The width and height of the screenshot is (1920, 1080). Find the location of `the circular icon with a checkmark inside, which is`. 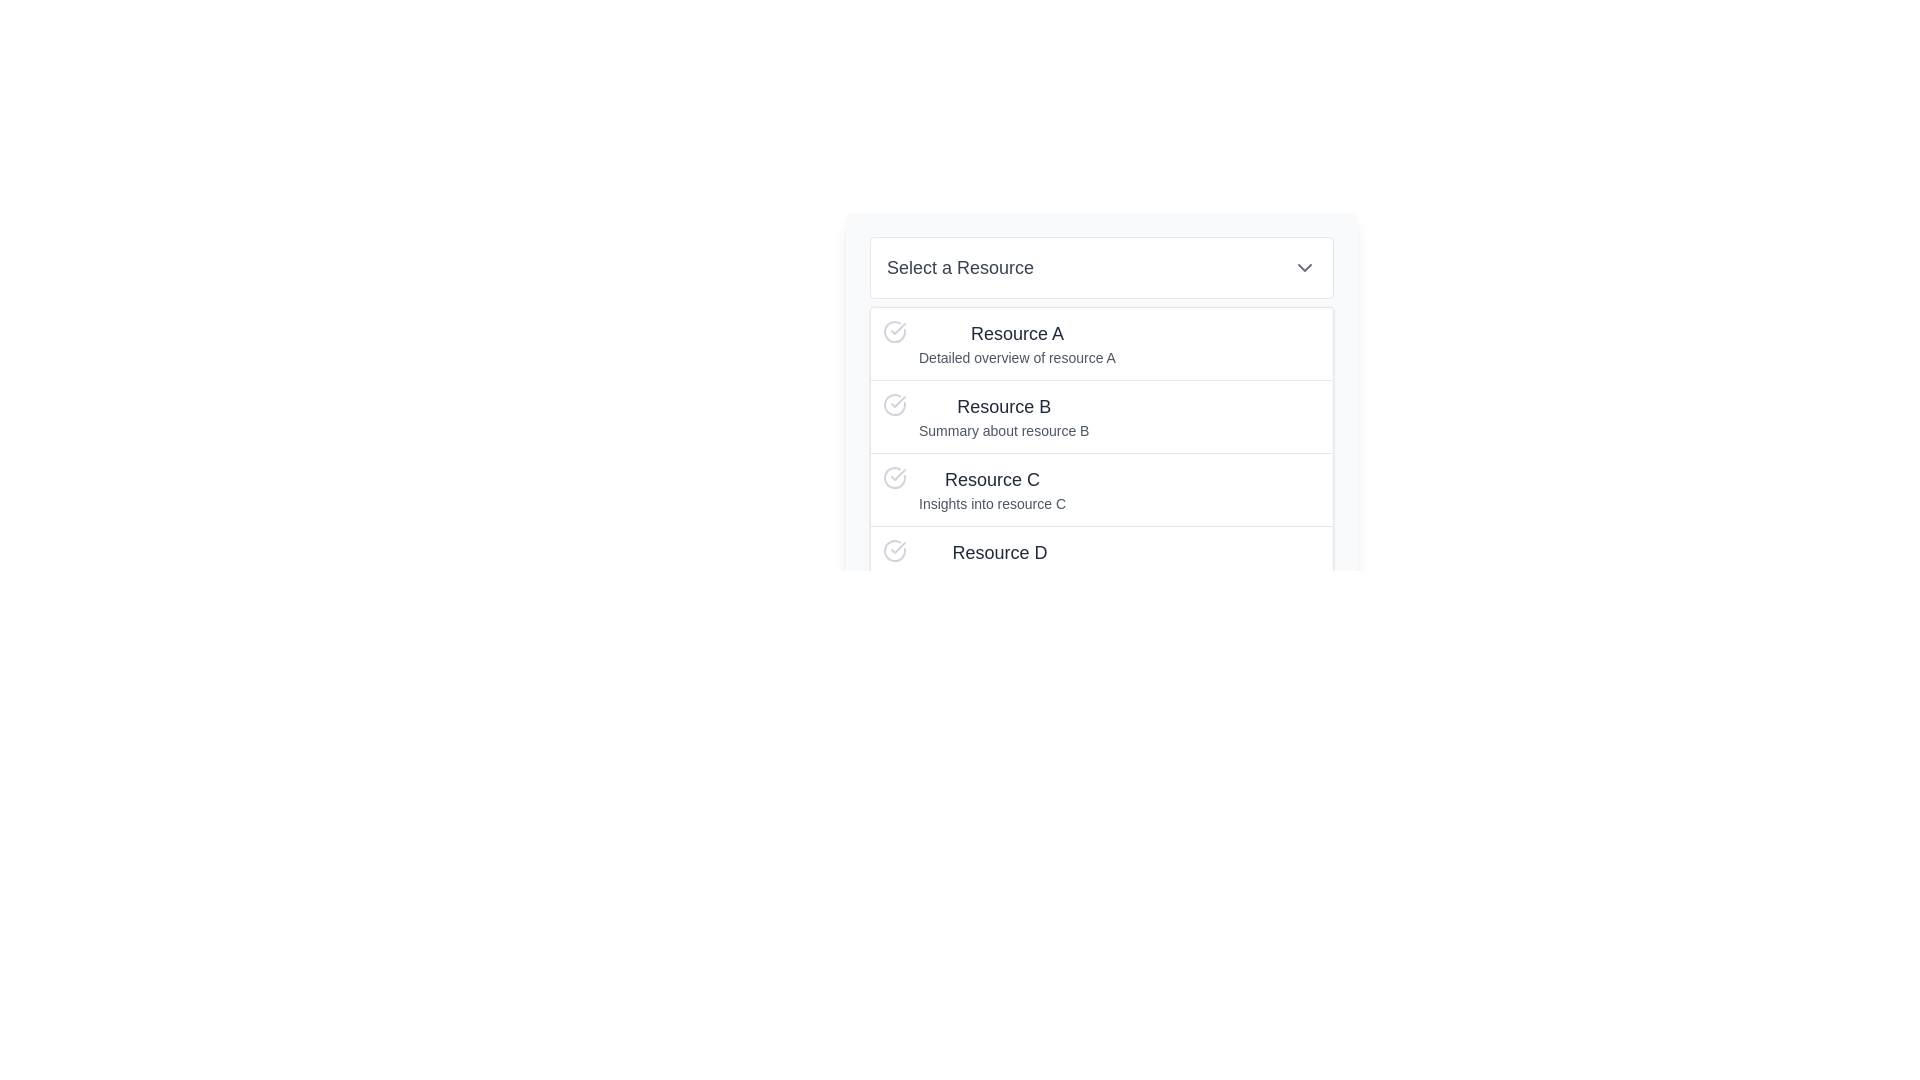

the circular icon with a checkmark inside, which is is located at coordinates (893, 405).